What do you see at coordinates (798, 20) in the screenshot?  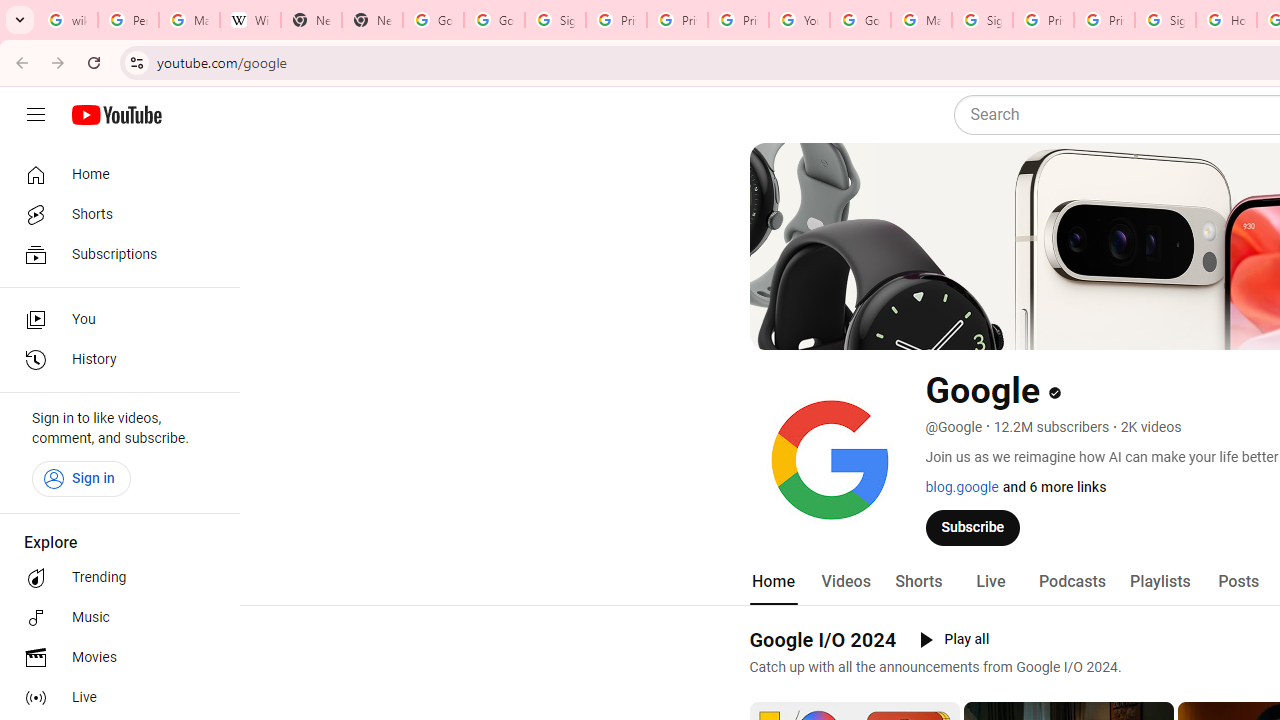 I see `'YouTube'` at bounding box center [798, 20].